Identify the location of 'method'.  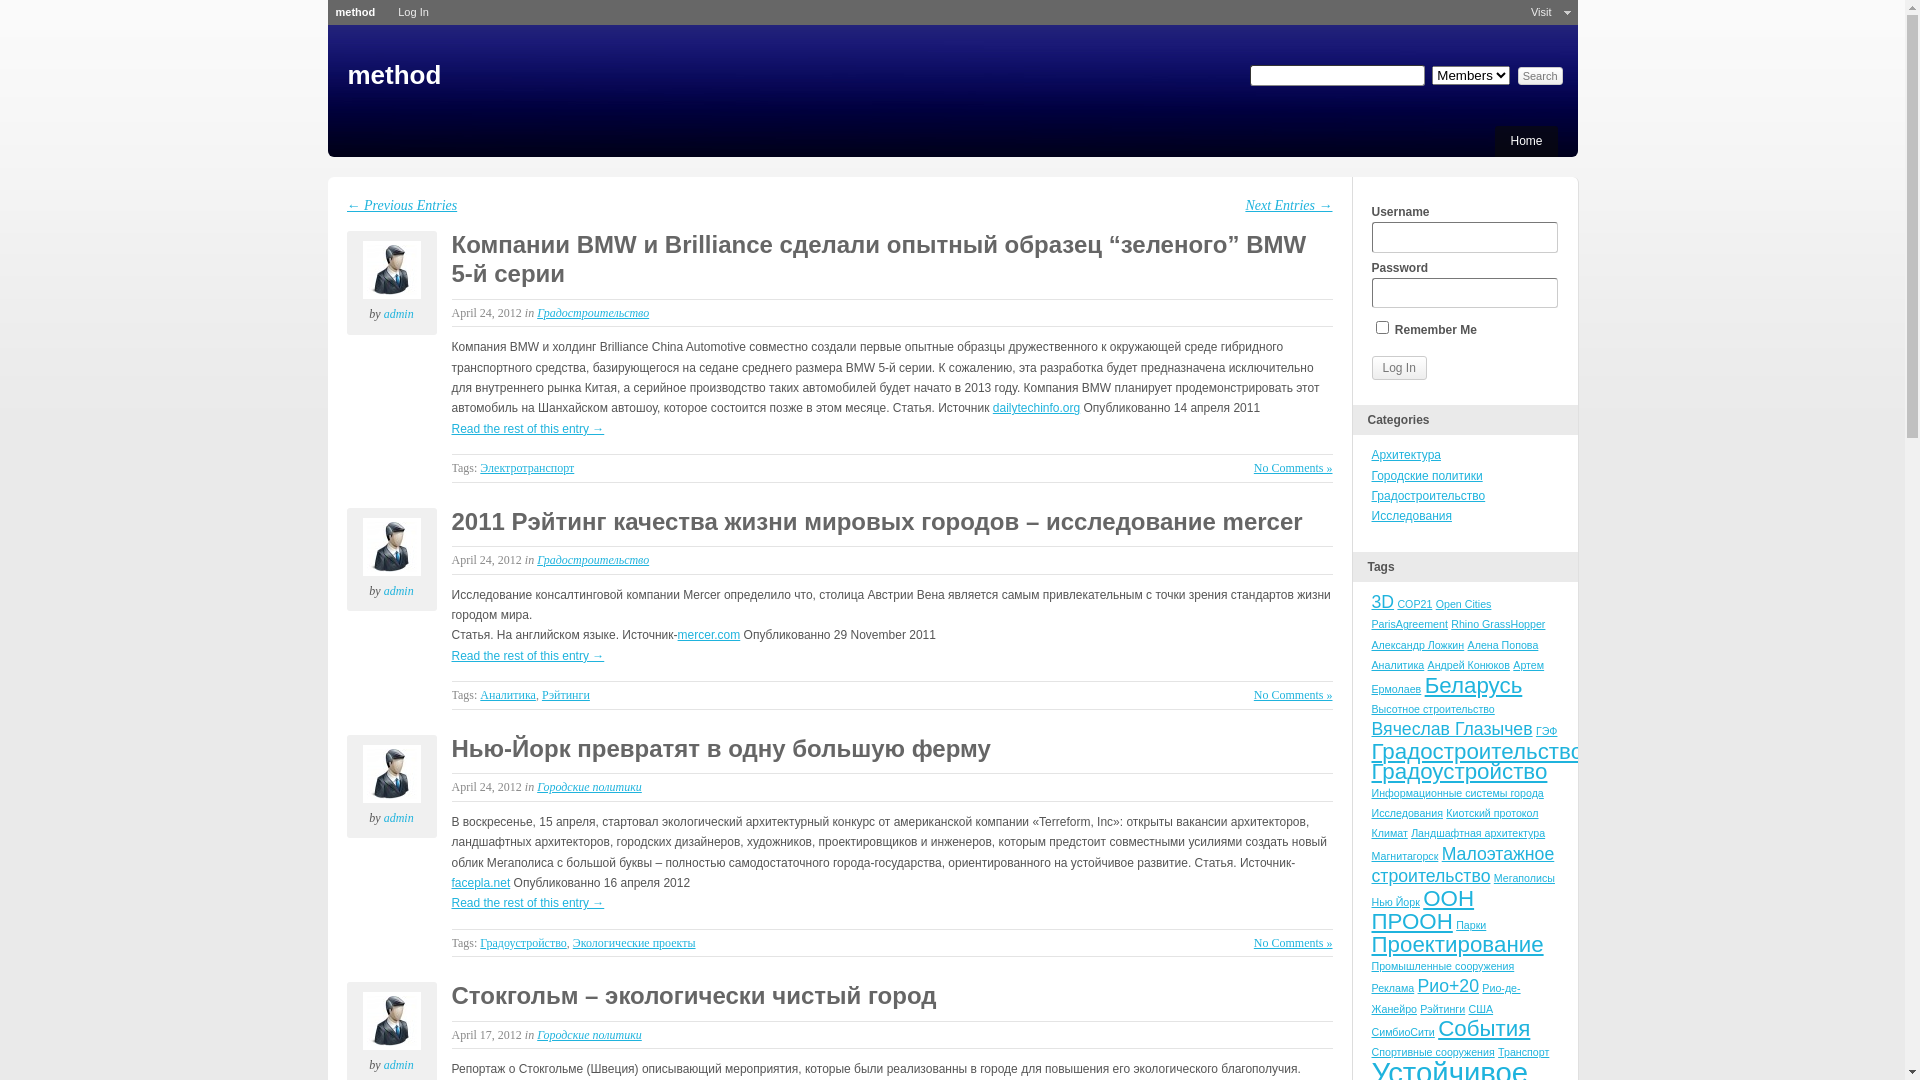
(355, 11).